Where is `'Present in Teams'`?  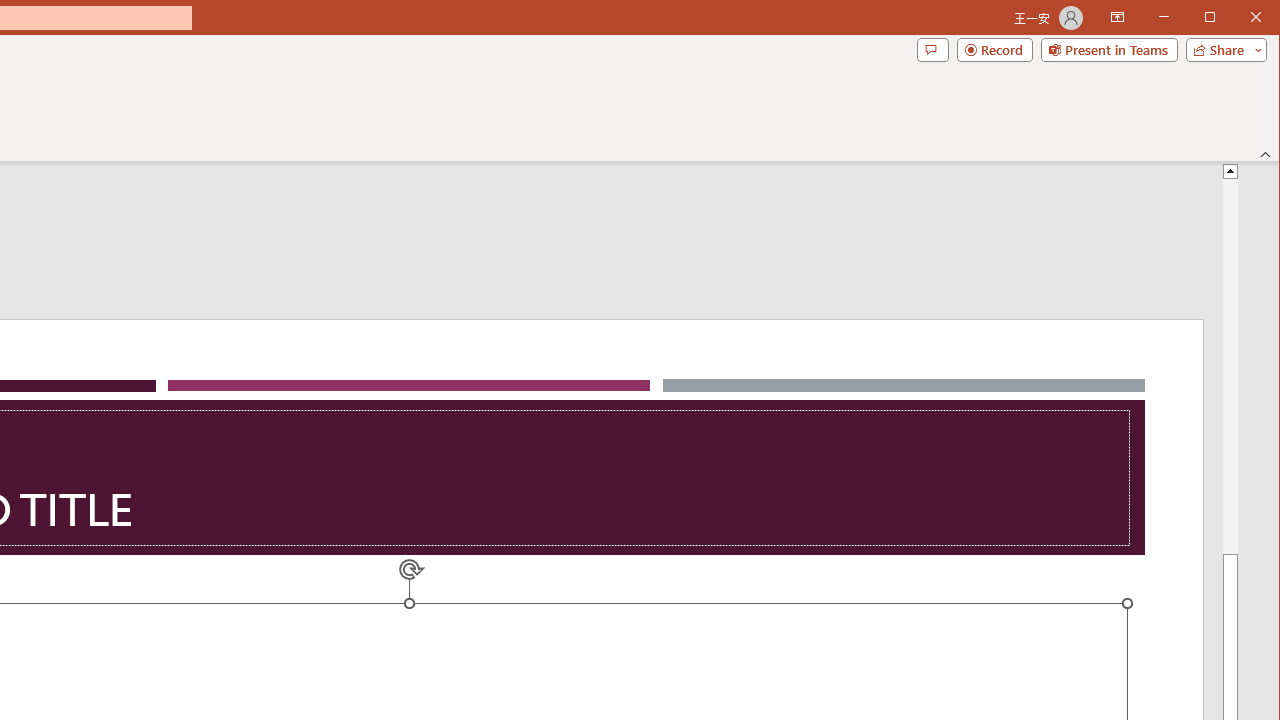
'Present in Teams' is located at coordinates (1108, 49).